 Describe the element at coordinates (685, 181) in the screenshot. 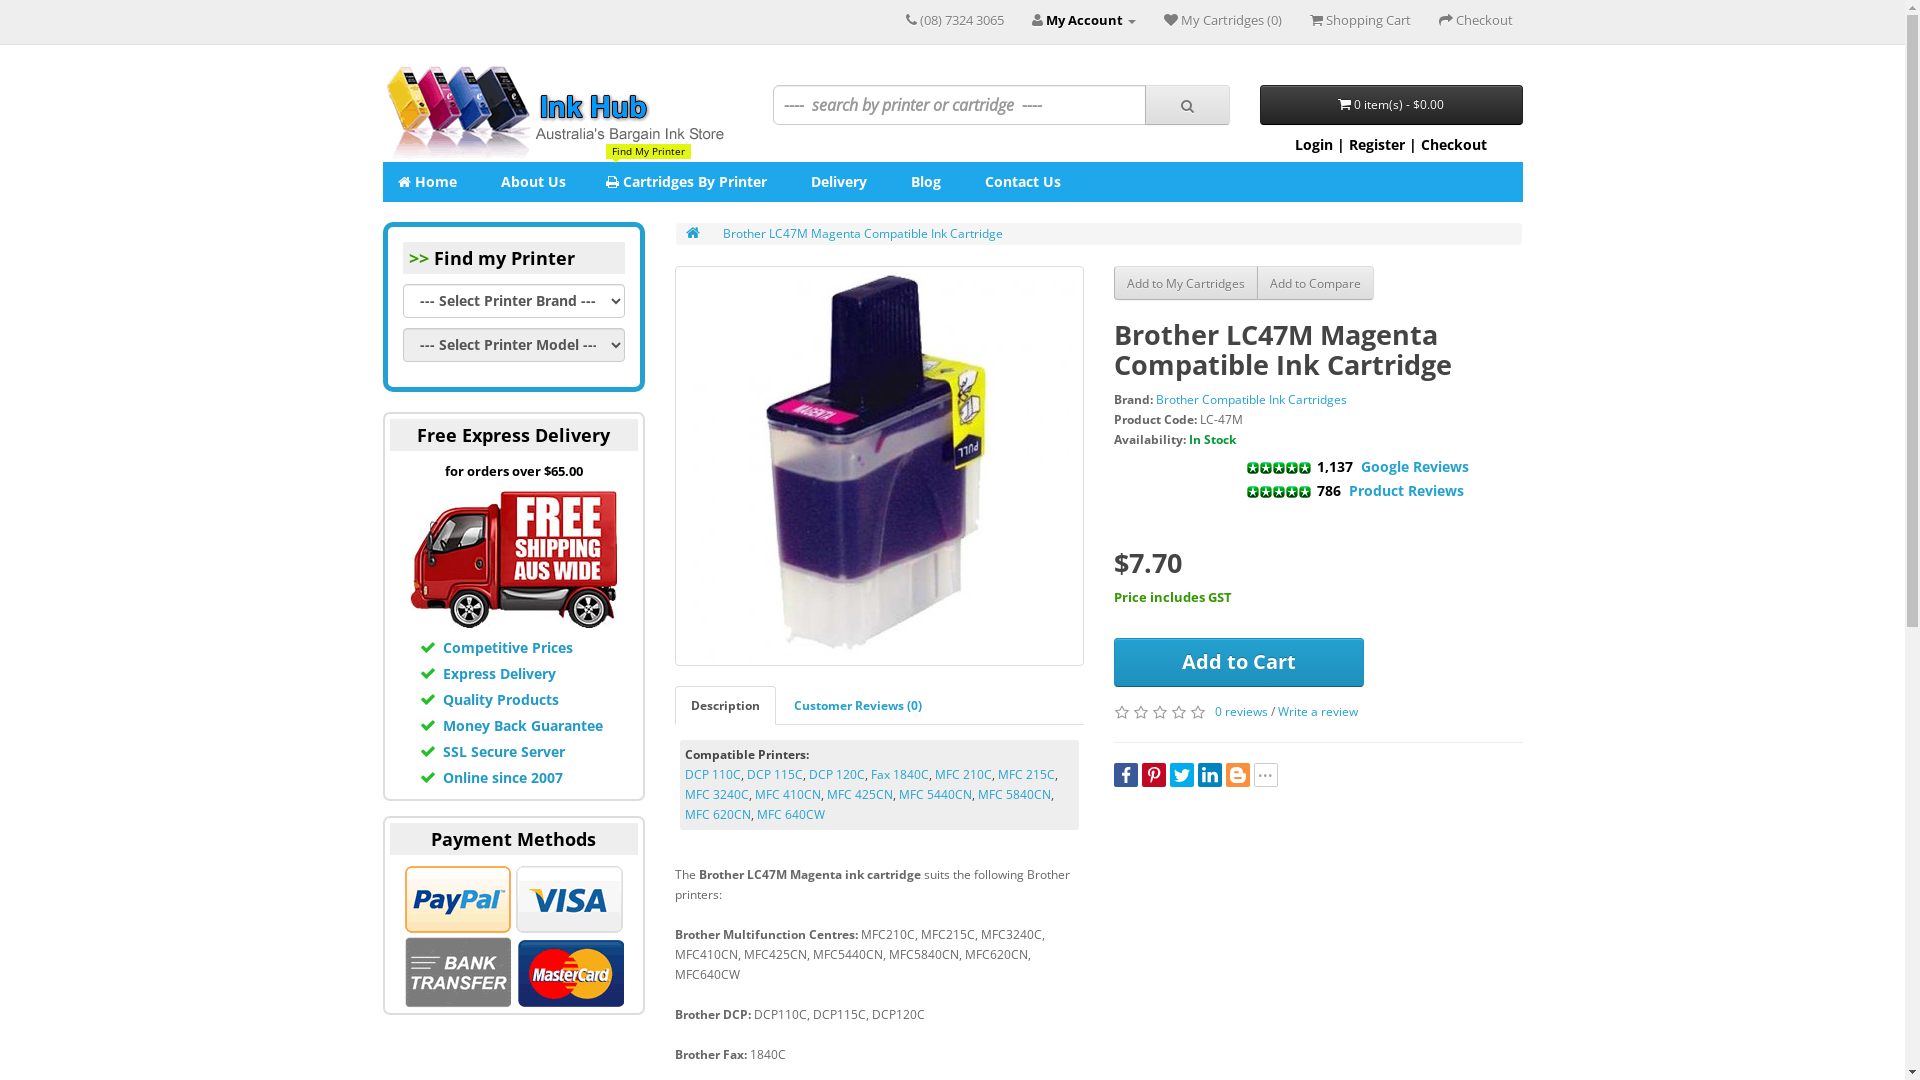

I see `'Find My Printer` at that location.